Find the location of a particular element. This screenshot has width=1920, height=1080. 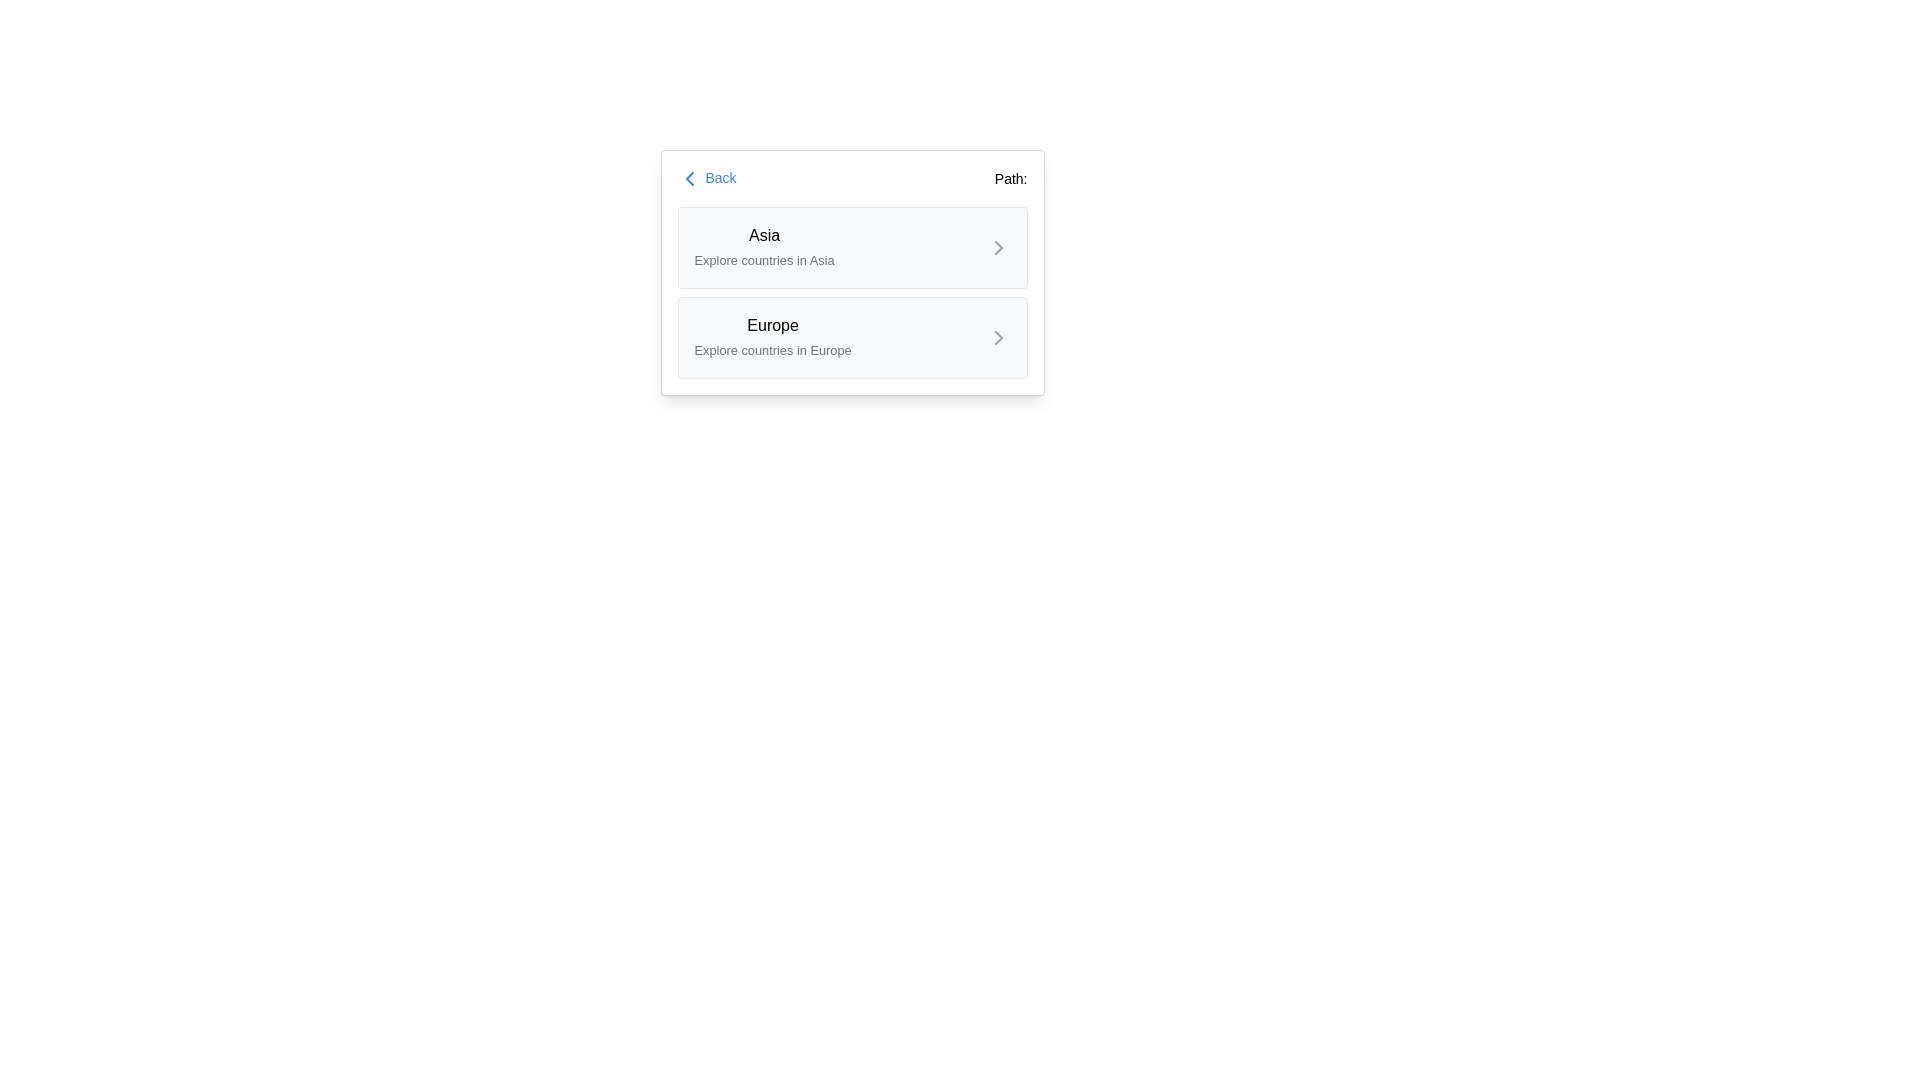

the informational content block with the header 'Asia' and the text 'Explore countries in Asia' is located at coordinates (763, 246).